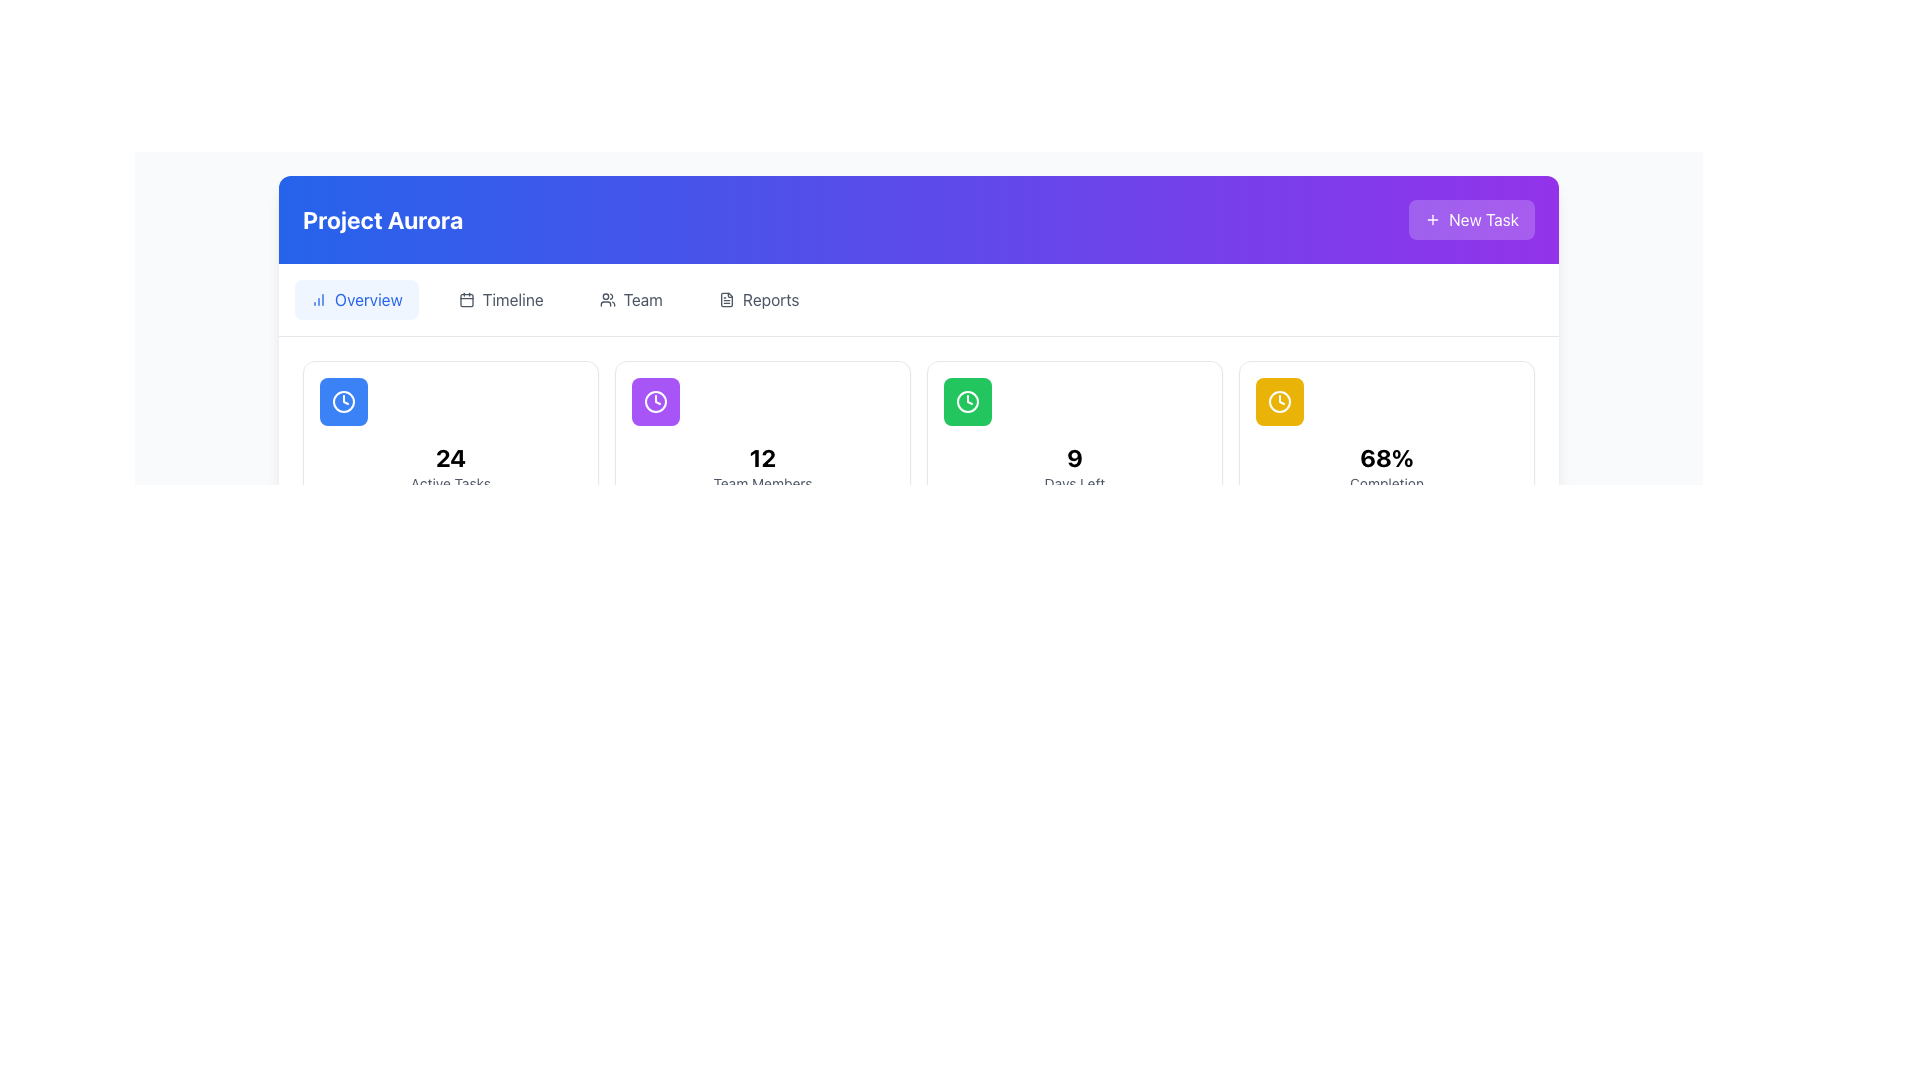 This screenshot has height=1080, width=1920. I want to click on the 'Timeline' button, which is the second button in the horizontal navigation bar, so click(501, 300).